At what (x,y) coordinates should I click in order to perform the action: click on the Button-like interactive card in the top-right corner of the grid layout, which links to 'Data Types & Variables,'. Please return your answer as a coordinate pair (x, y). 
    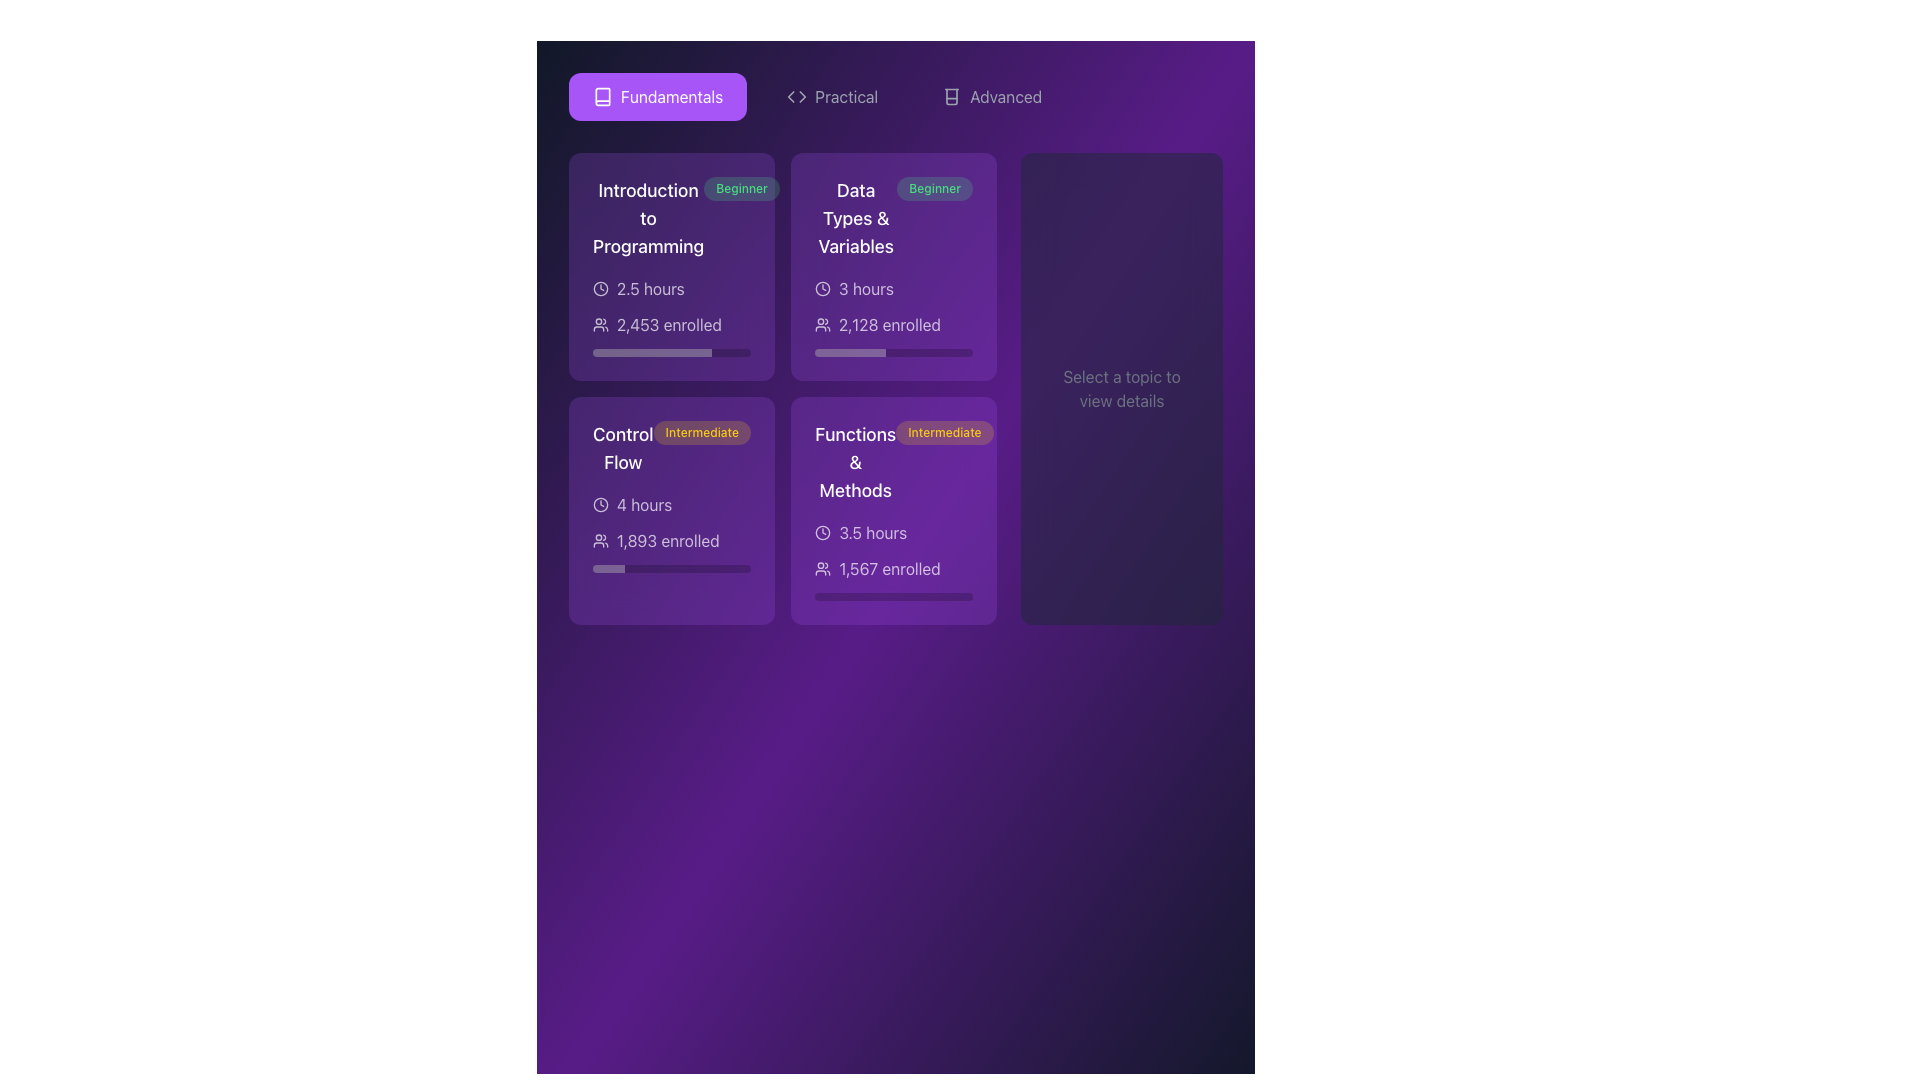
    Looking at the image, I should click on (892, 265).